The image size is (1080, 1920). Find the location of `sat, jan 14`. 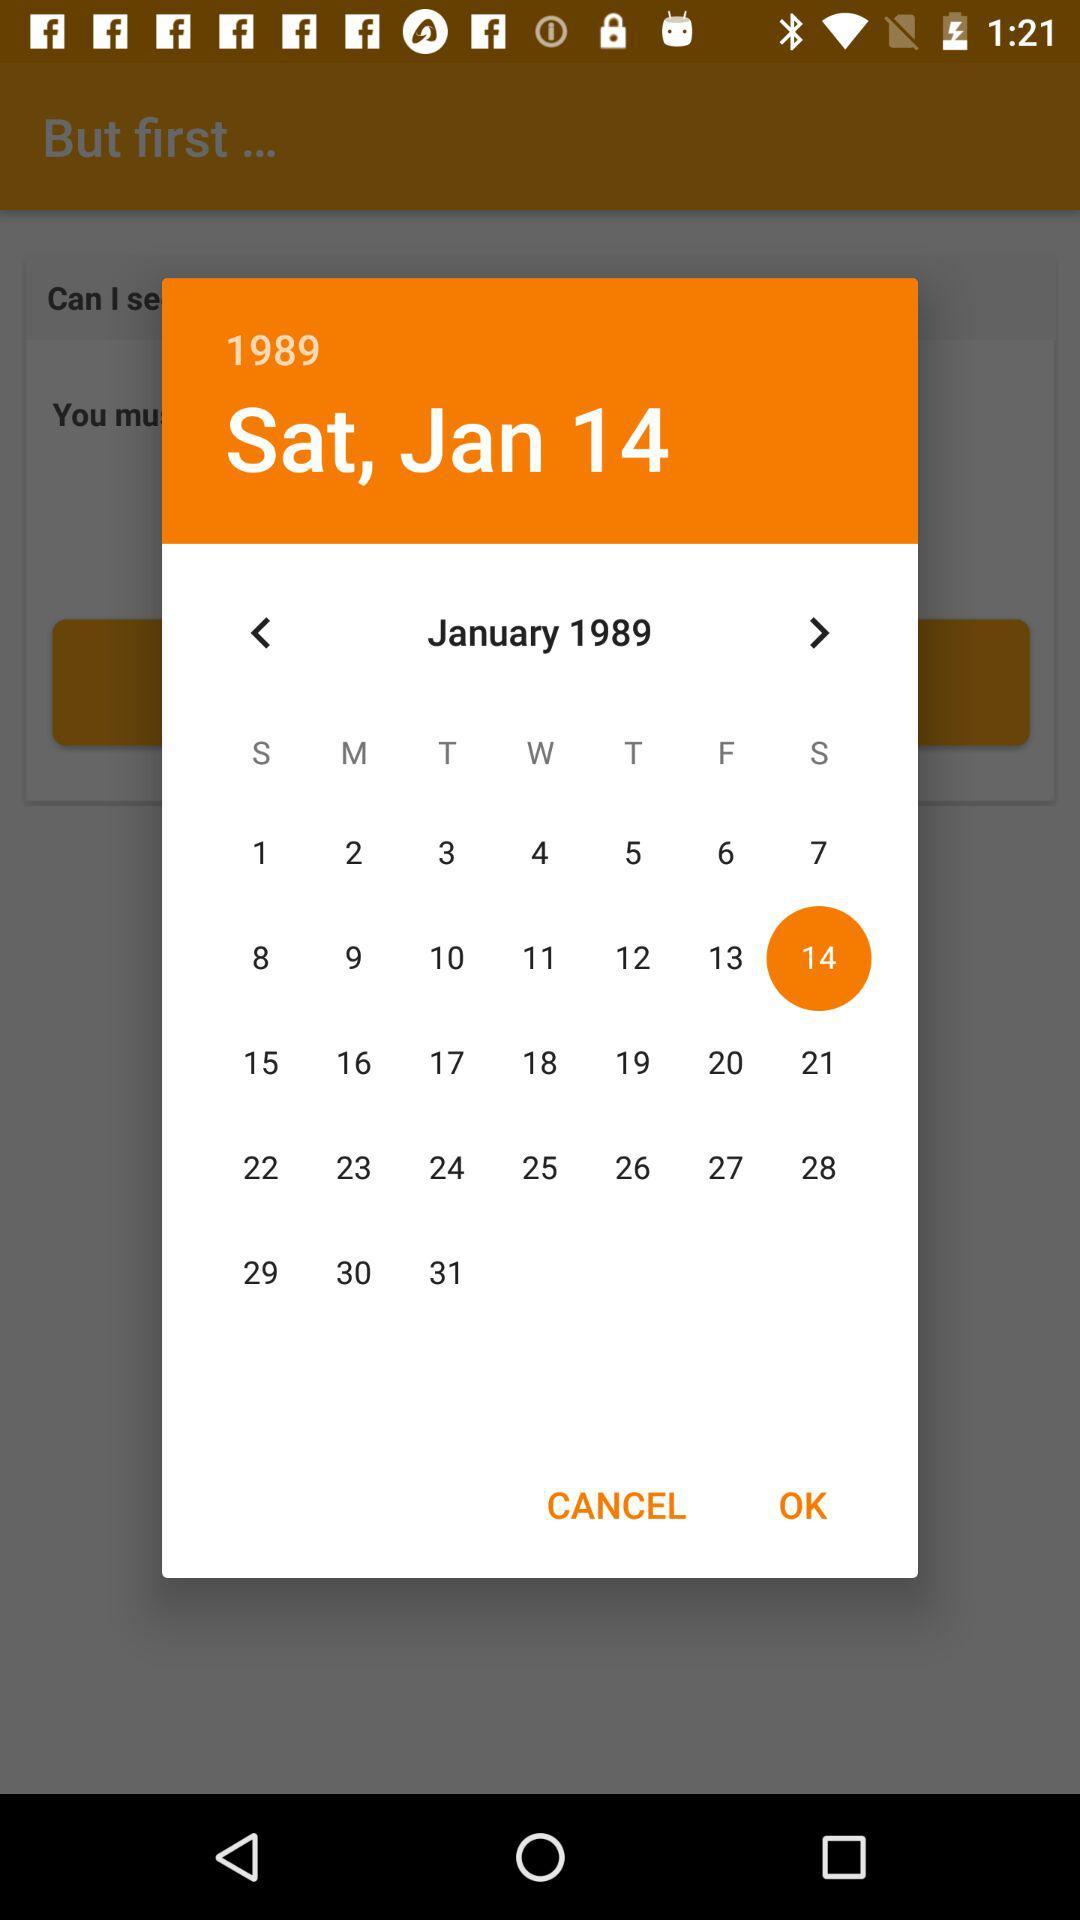

sat, jan 14 is located at coordinates (446, 435).